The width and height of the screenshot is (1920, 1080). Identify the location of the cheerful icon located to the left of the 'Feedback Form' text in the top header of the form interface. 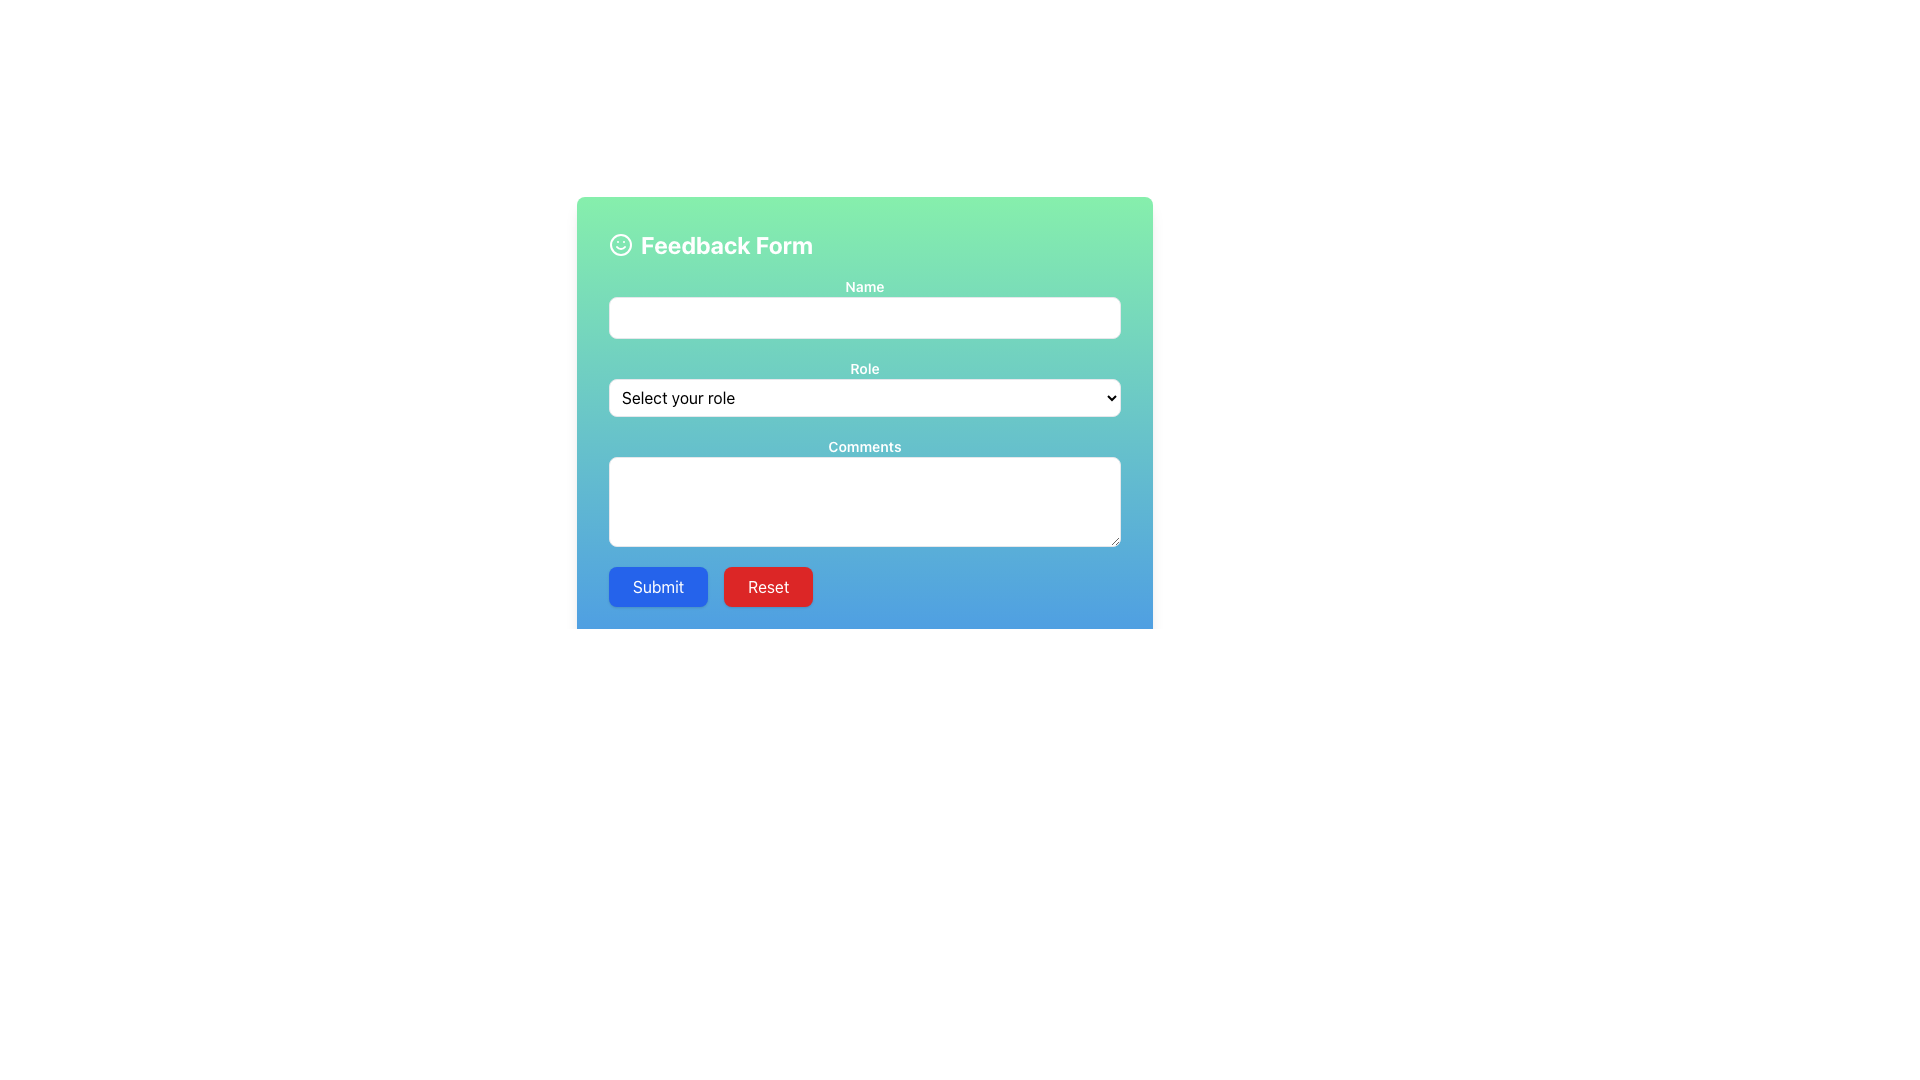
(619, 244).